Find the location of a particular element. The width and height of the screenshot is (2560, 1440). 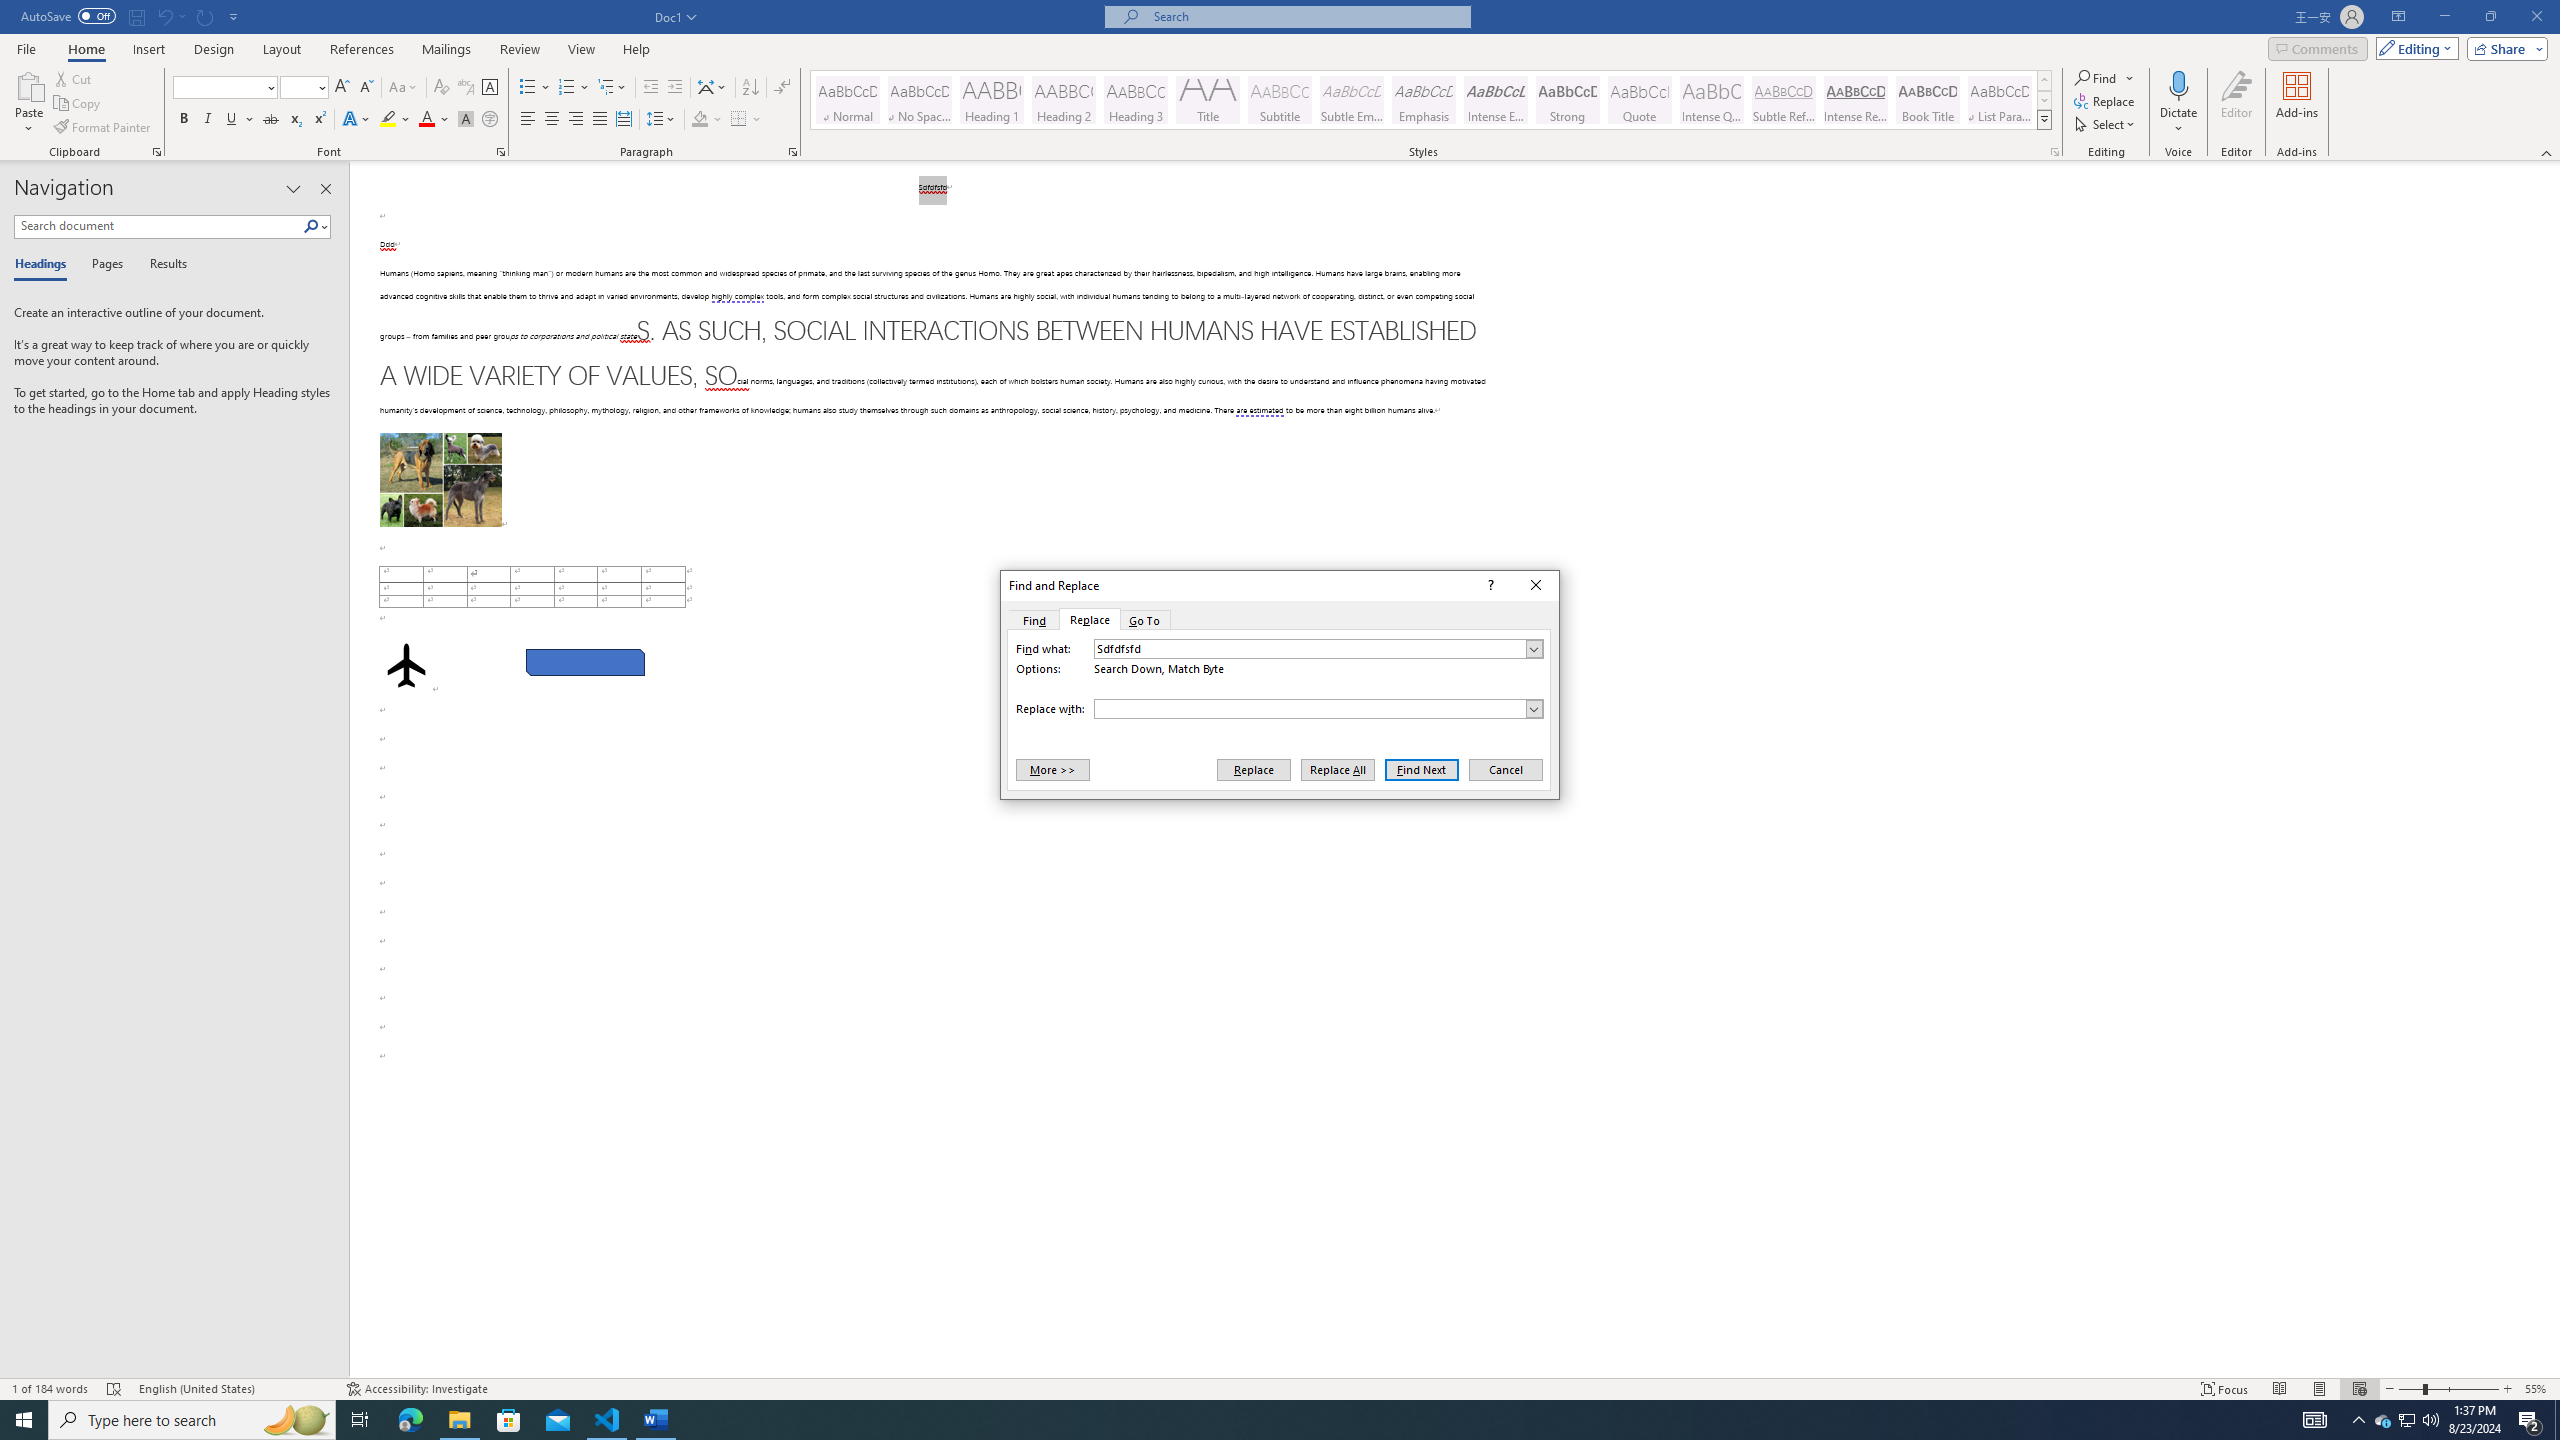

'Zoom 55%' is located at coordinates (2537, 1389).